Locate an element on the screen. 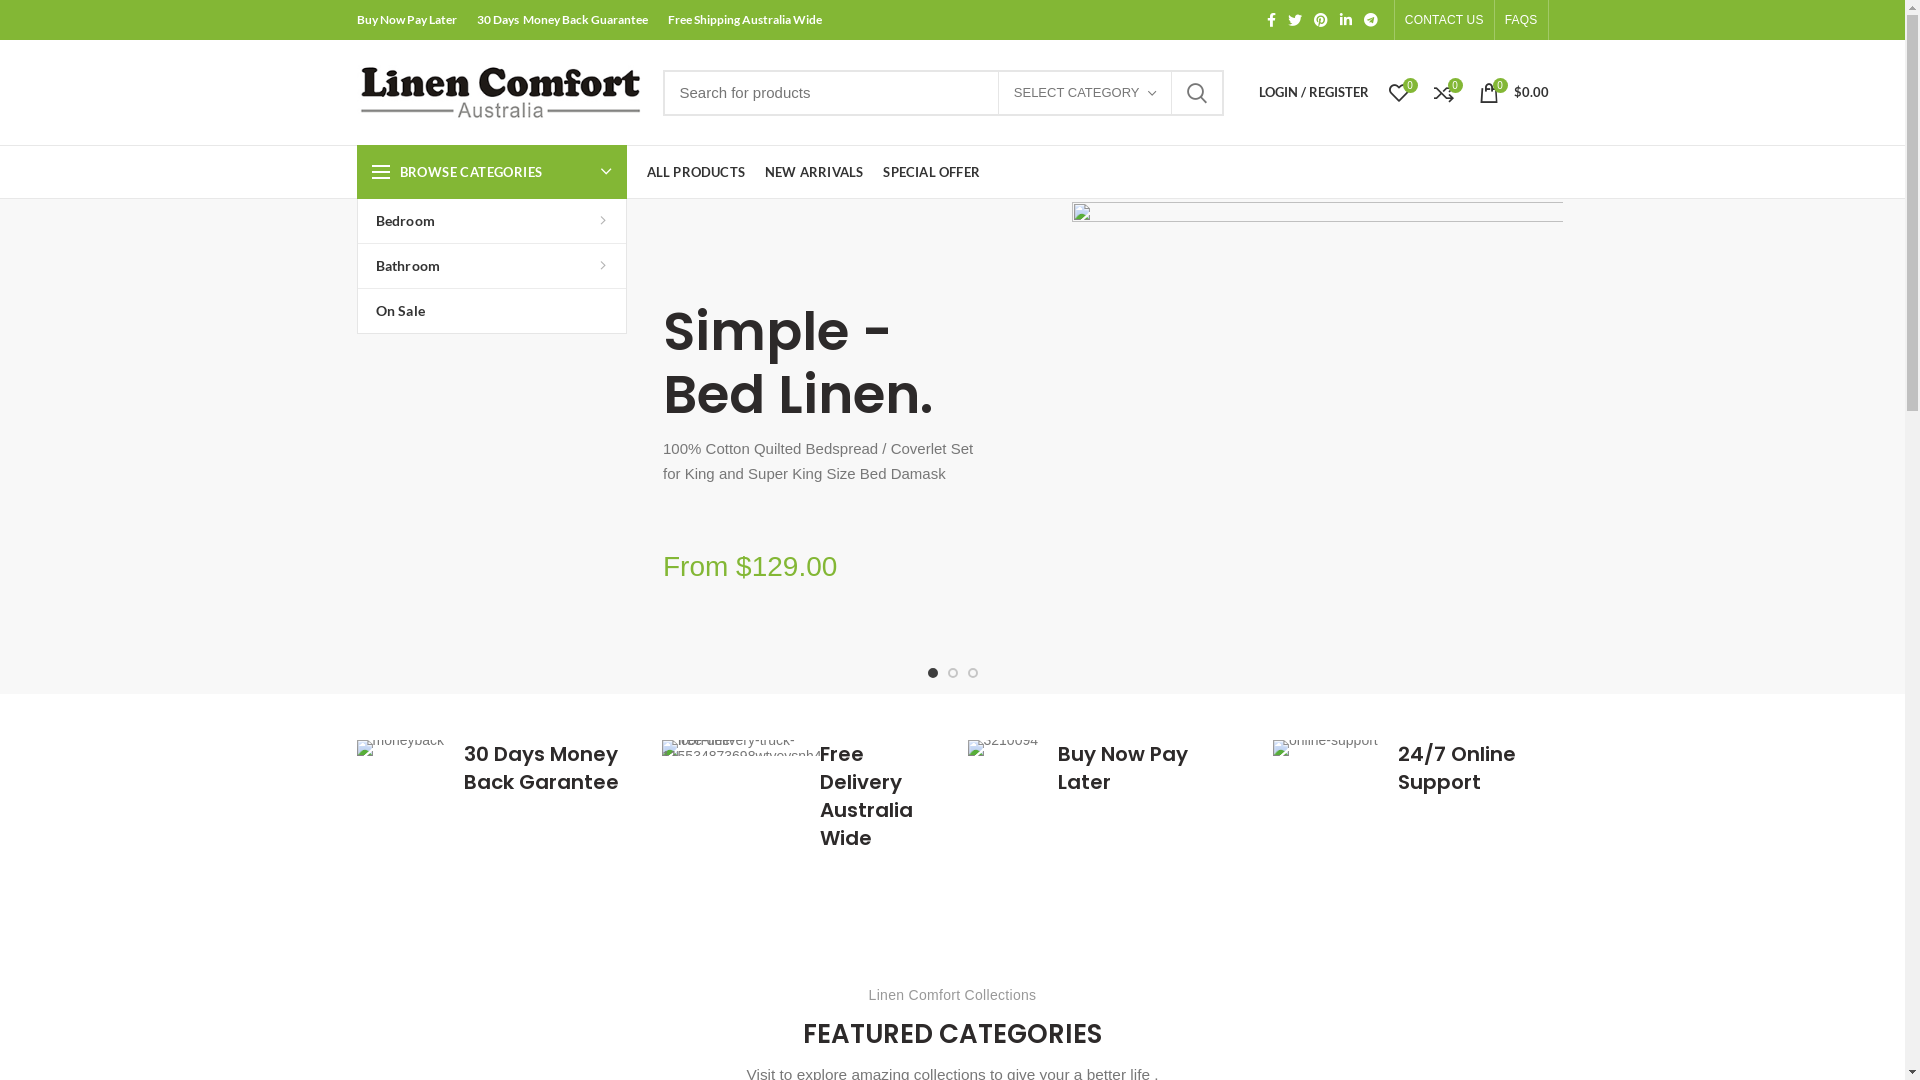 This screenshot has width=1920, height=1080. 'Bathroom' is located at coordinates (491, 265).